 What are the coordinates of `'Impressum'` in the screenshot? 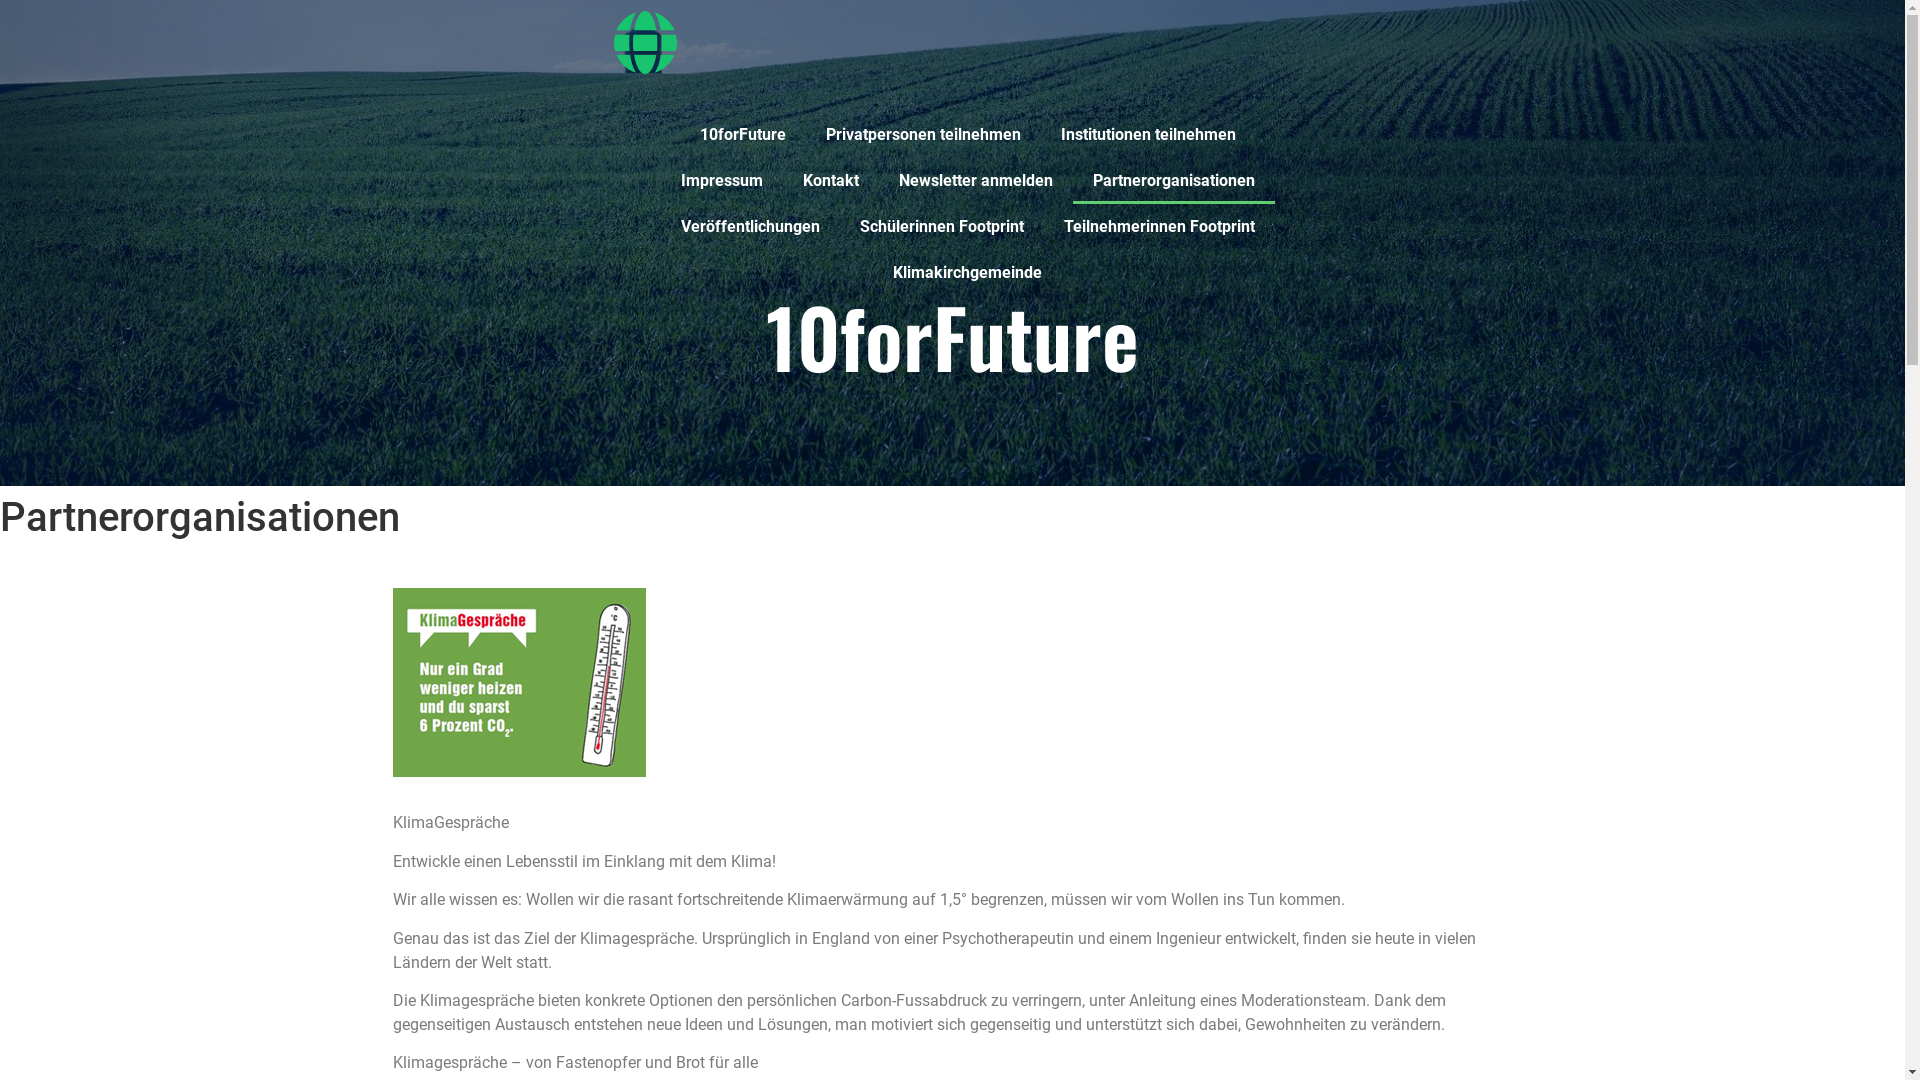 It's located at (720, 181).